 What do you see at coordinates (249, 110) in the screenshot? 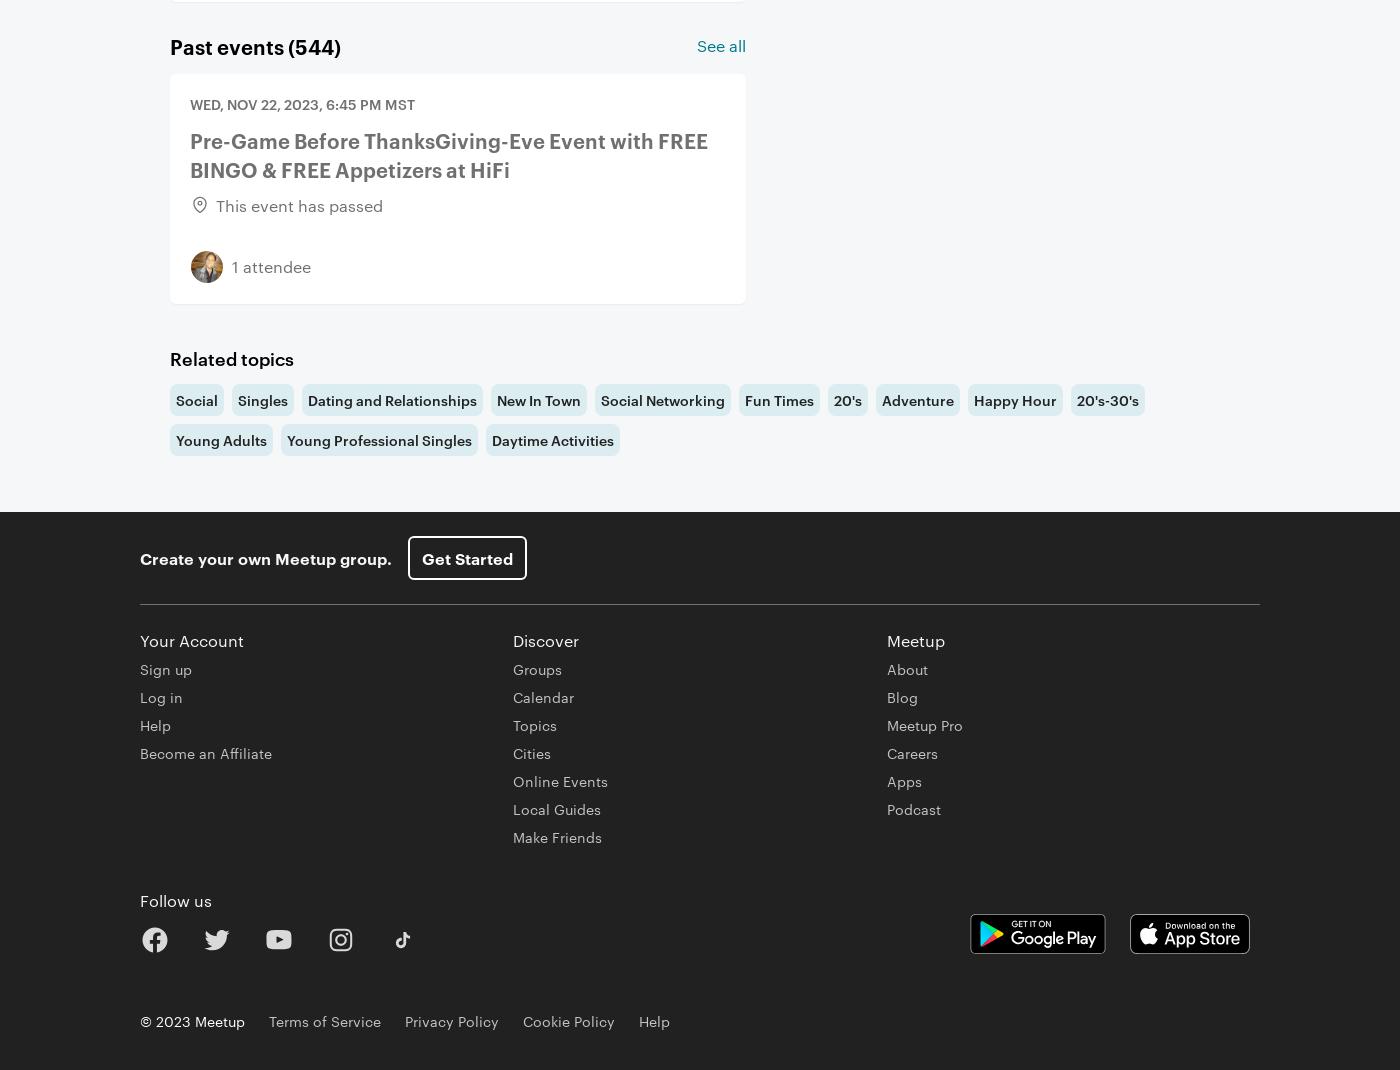
I see `'-15% Off your tab.'` at bounding box center [249, 110].